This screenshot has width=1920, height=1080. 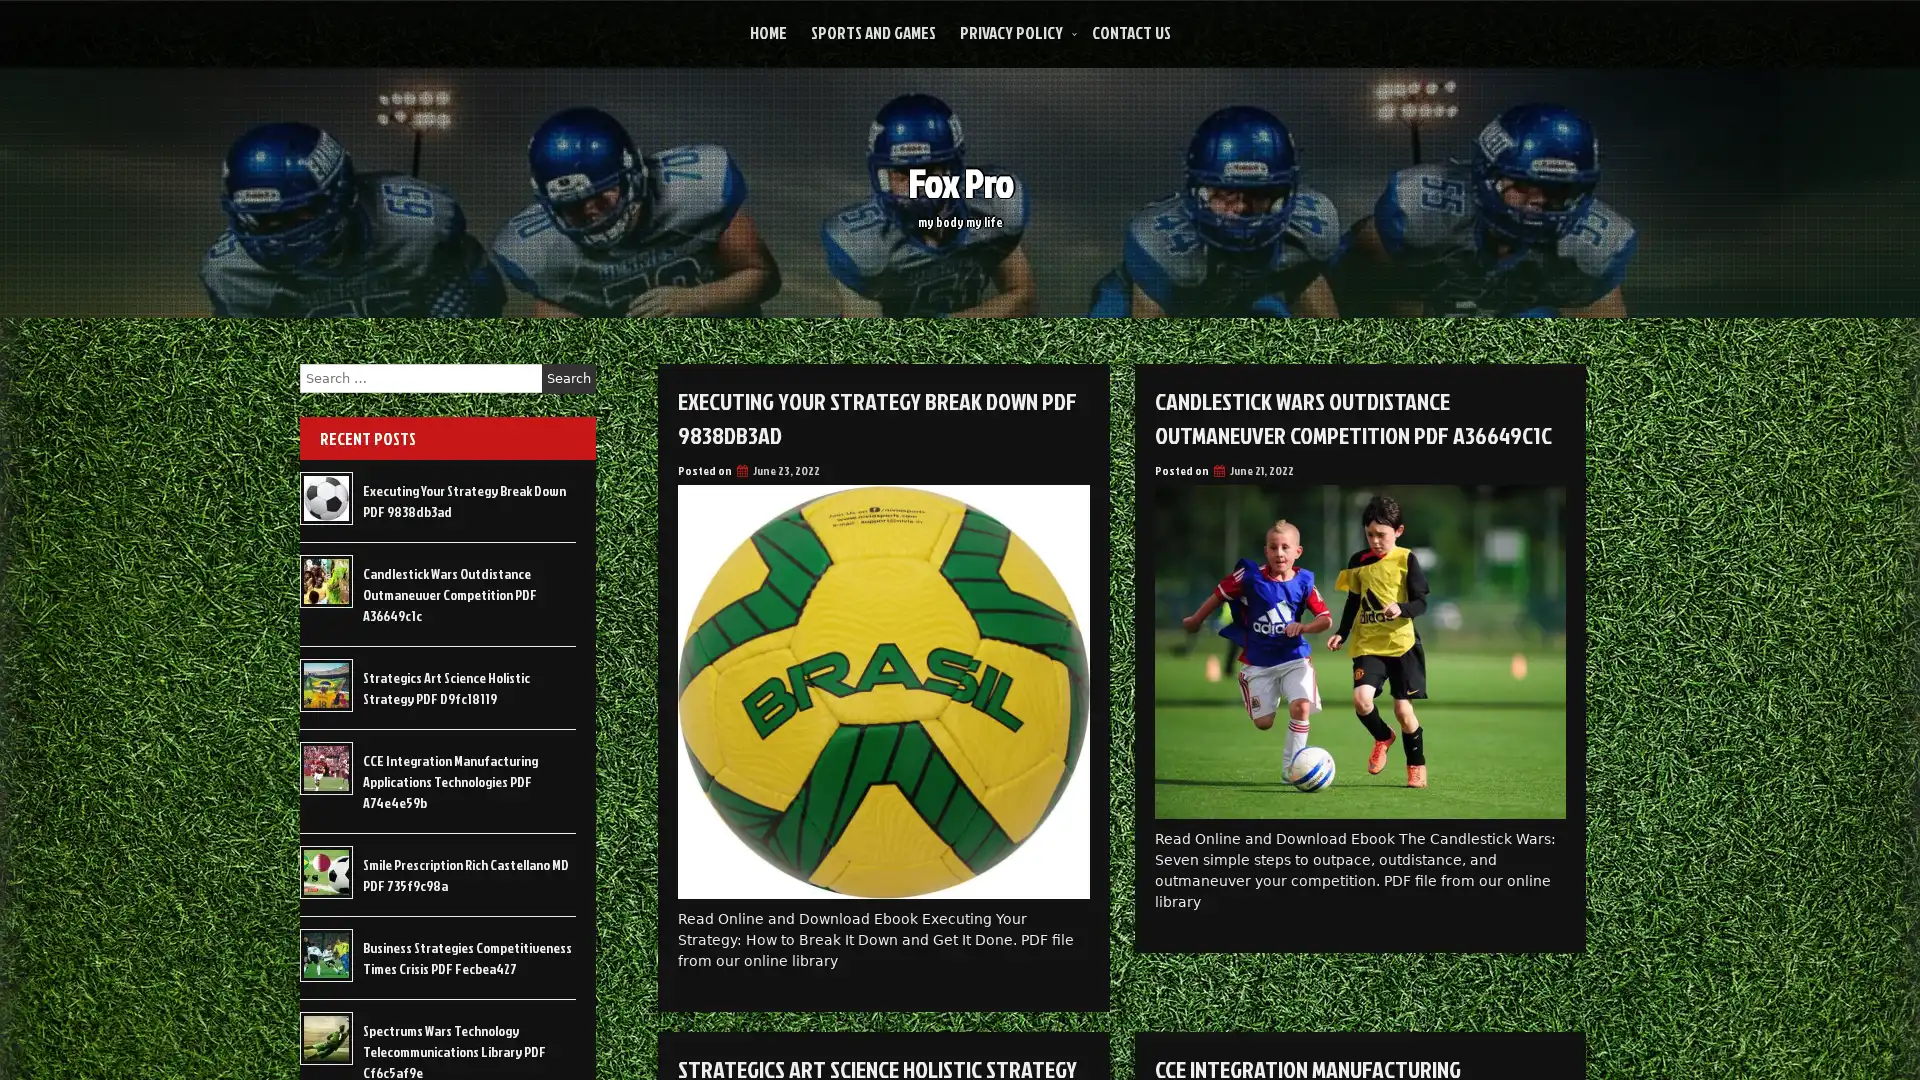 What do you see at coordinates (568, 378) in the screenshot?
I see `Search` at bounding box center [568, 378].